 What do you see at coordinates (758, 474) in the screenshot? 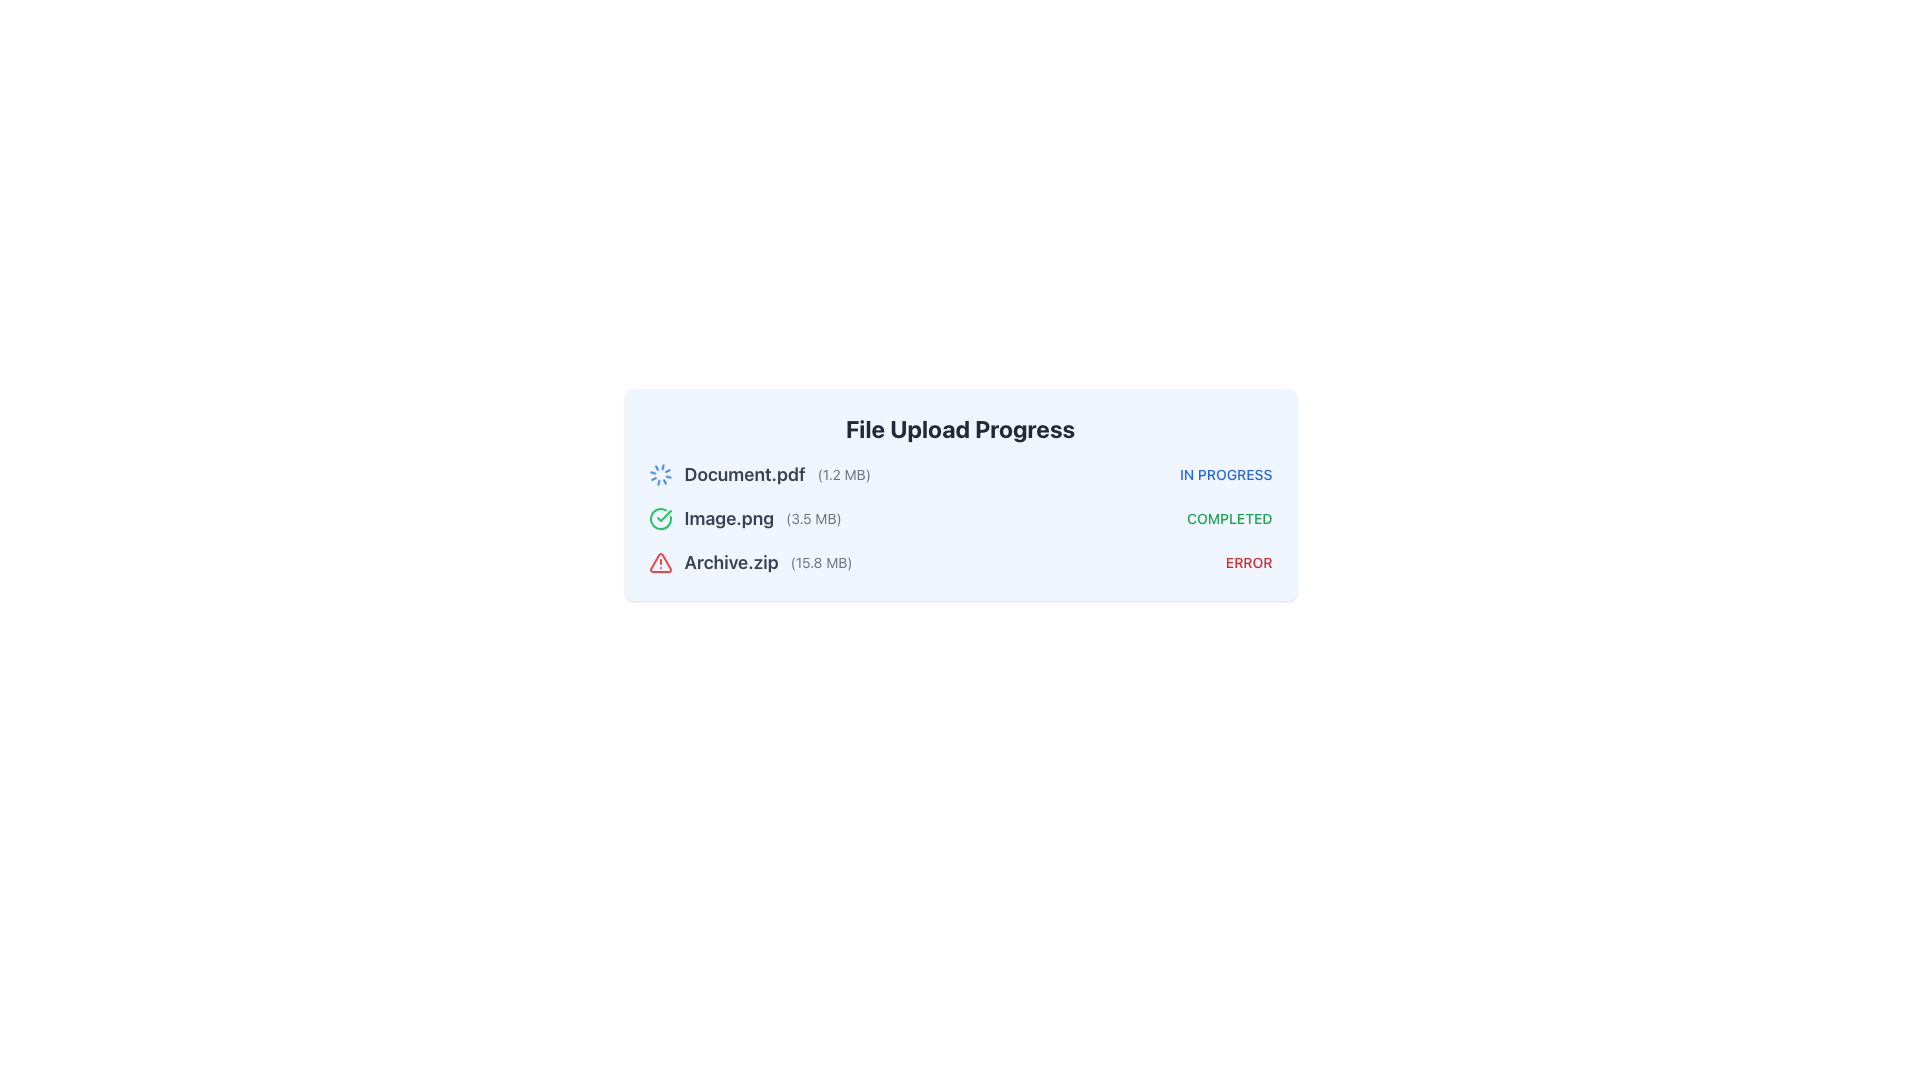
I see `text of the filename 'Document.pdf' and its size '(1.2 MB)' from the first entry in the File Upload Progress interface` at bounding box center [758, 474].